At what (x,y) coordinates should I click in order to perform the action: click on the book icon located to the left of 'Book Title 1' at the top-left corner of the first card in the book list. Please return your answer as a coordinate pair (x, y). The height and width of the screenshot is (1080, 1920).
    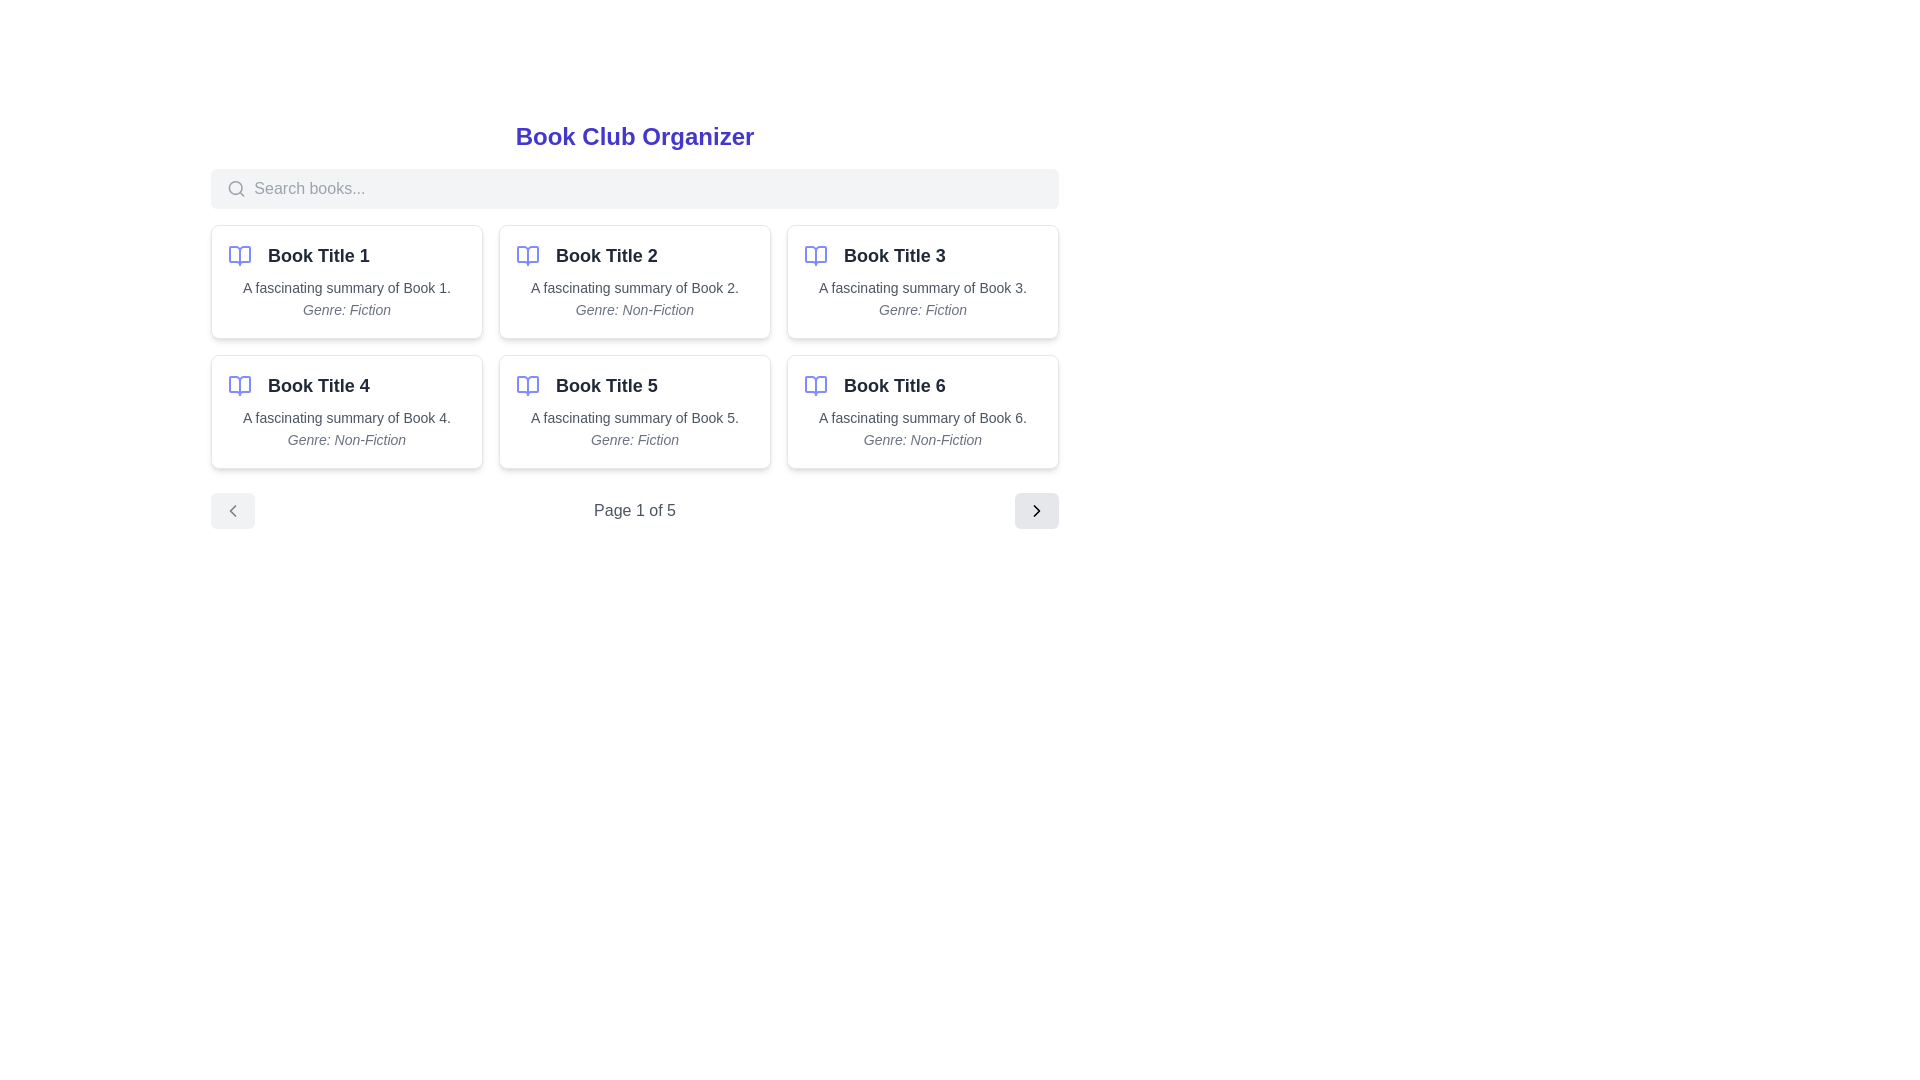
    Looking at the image, I should click on (240, 254).